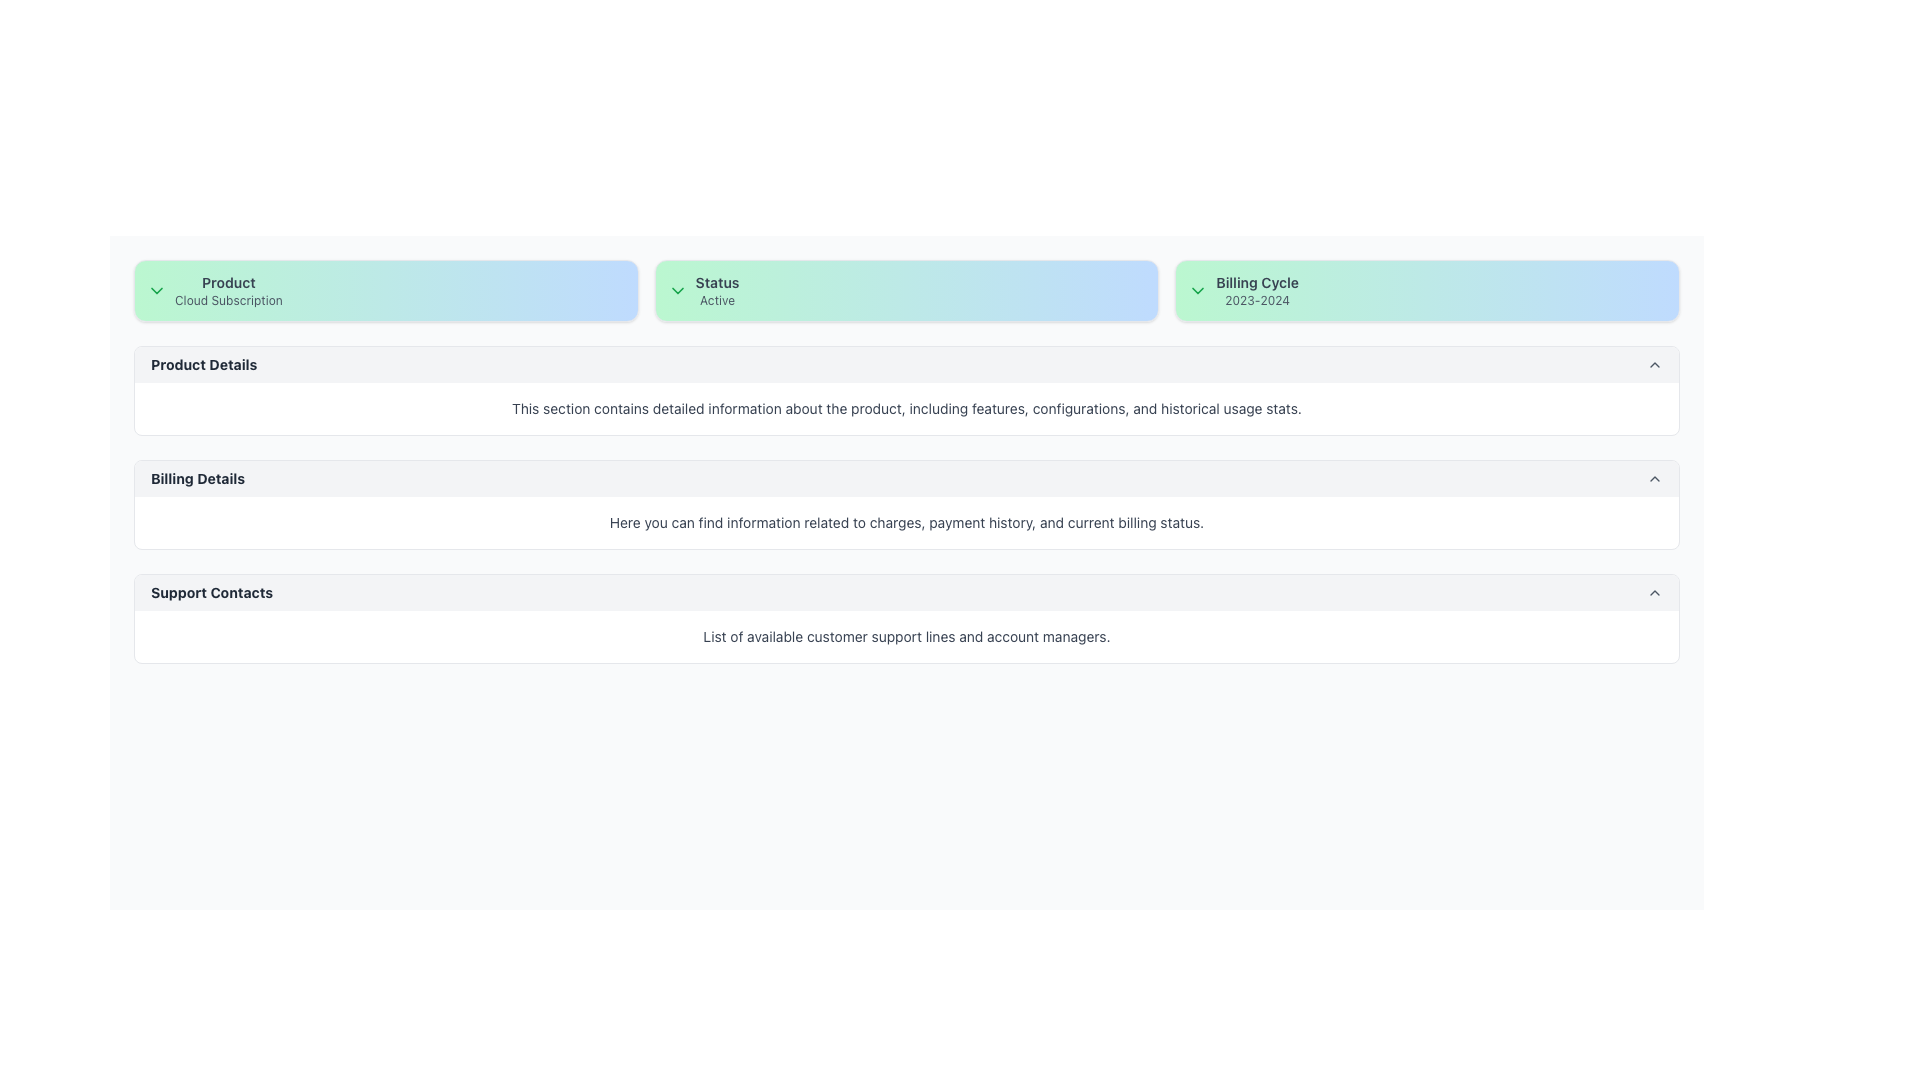  What do you see at coordinates (1655, 478) in the screenshot?
I see `the Toggle Icon located in the 'Billing Details' section header to indicate focus. This icon is positioned at the far right of the header, adjacent to the header text and is the last element in that row` at bounding box center [1655, 478].